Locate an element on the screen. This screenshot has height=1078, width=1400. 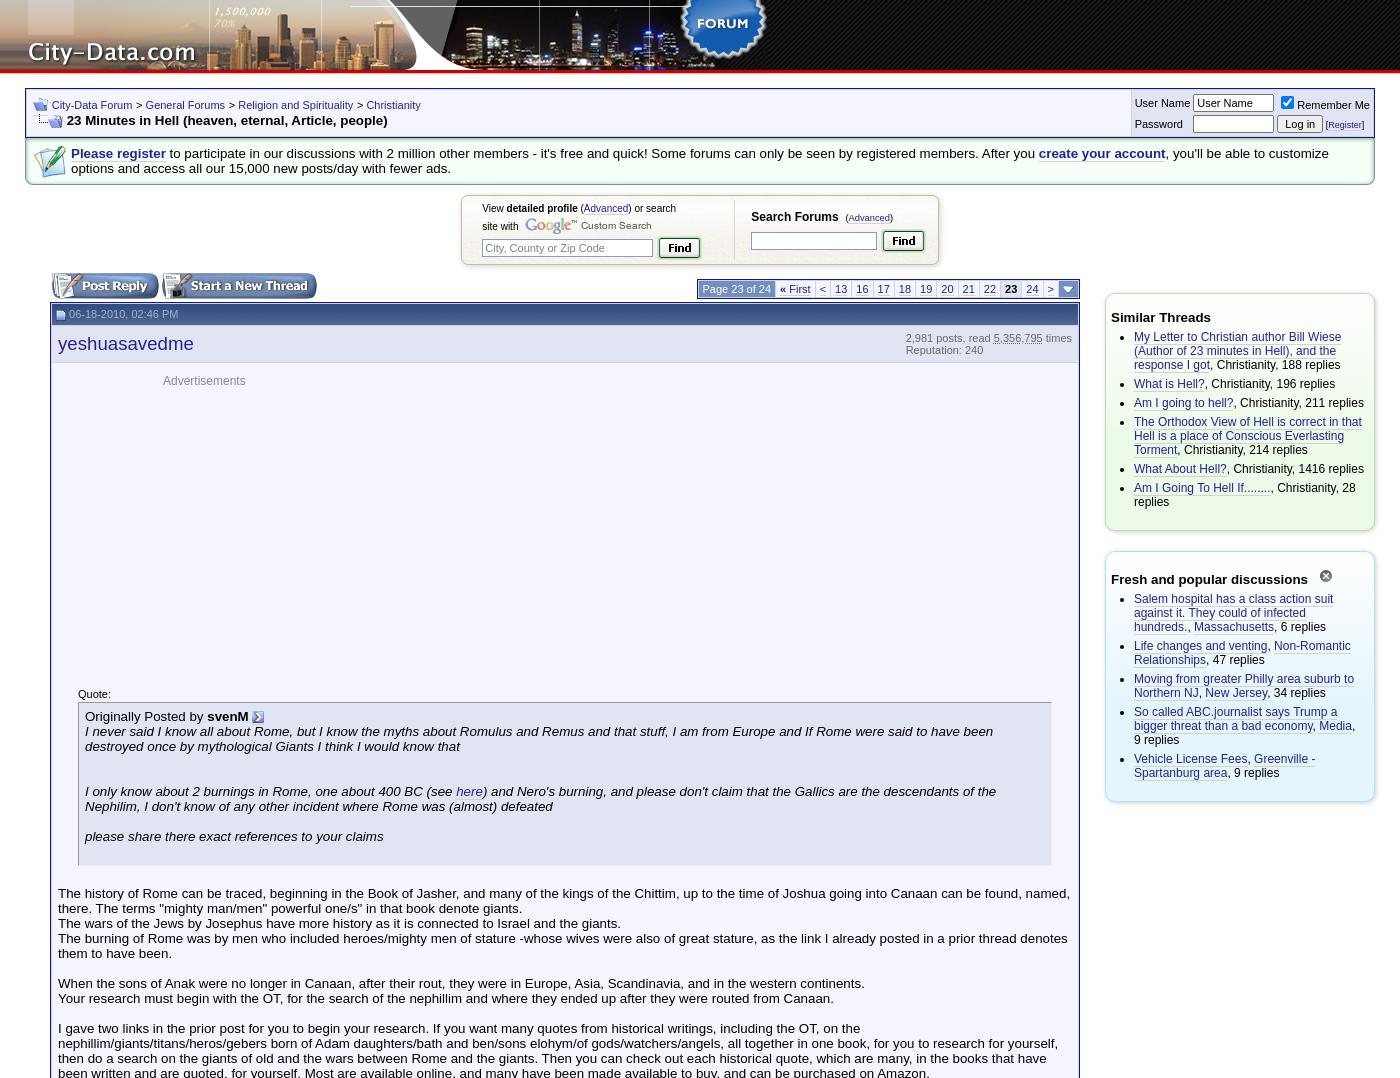
'Remember Me' is located at coordinates (1333, 103).